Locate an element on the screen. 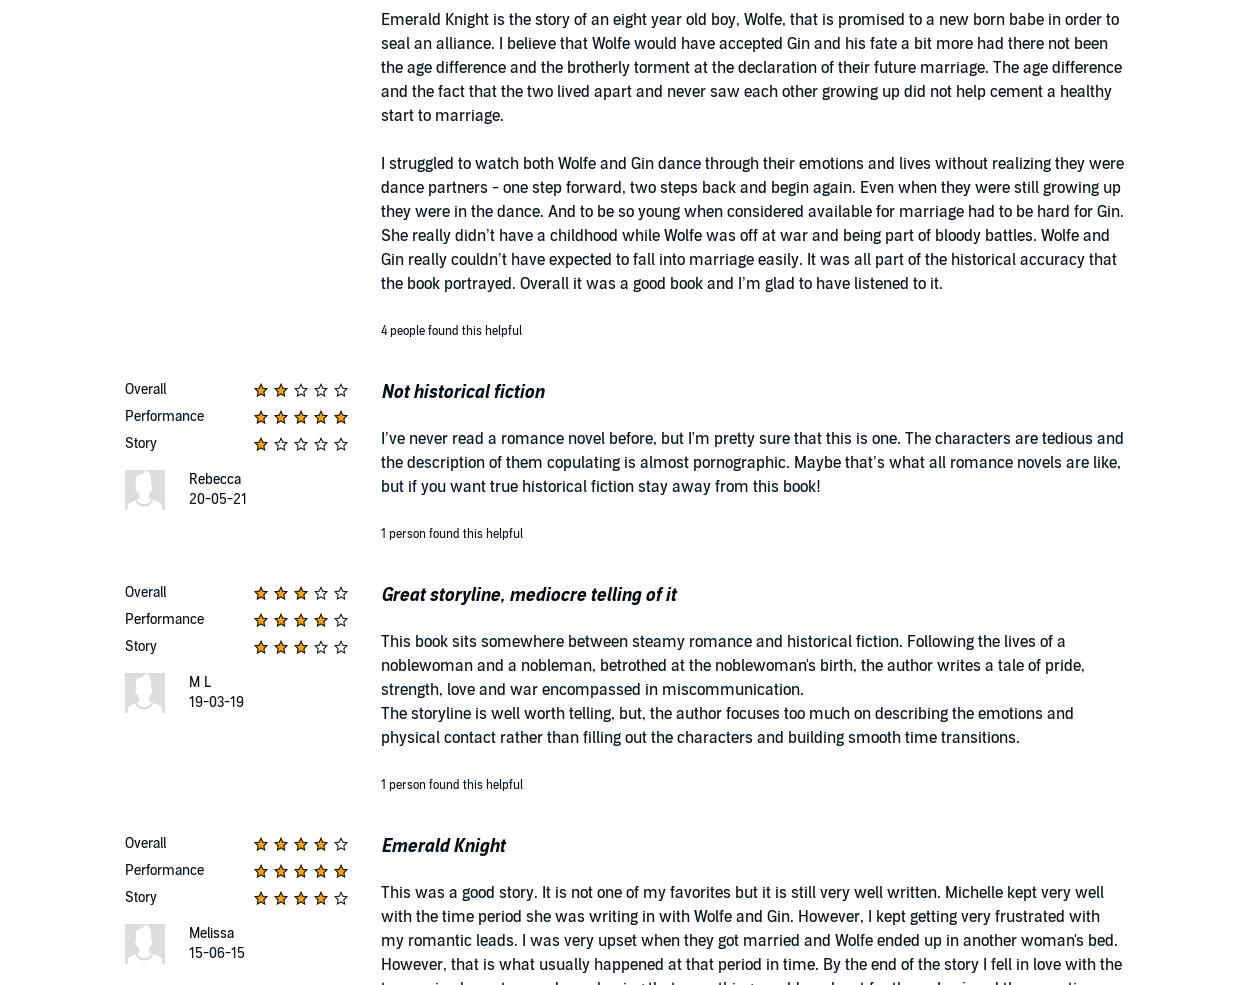  'I struggled to watch both Wolfe and Gin dance through their emotions and lives without realizing they were dance partners  - one step forward, two steps back and begin again. Even when they were still growing up they were in the dance. And to be so young when considered available for marriage had to be hard for Gin. She really didn’t have a childhood while Wolfe was off at war and being part of bloody battles. Wolfe and Gin really couldn’t have expected to fall into marriage easily. It was all part of the historical accuracy that the book portrayed.  Overall it was a good book and I’m glad to have listened to it.' is located at coordinates (752, 222).